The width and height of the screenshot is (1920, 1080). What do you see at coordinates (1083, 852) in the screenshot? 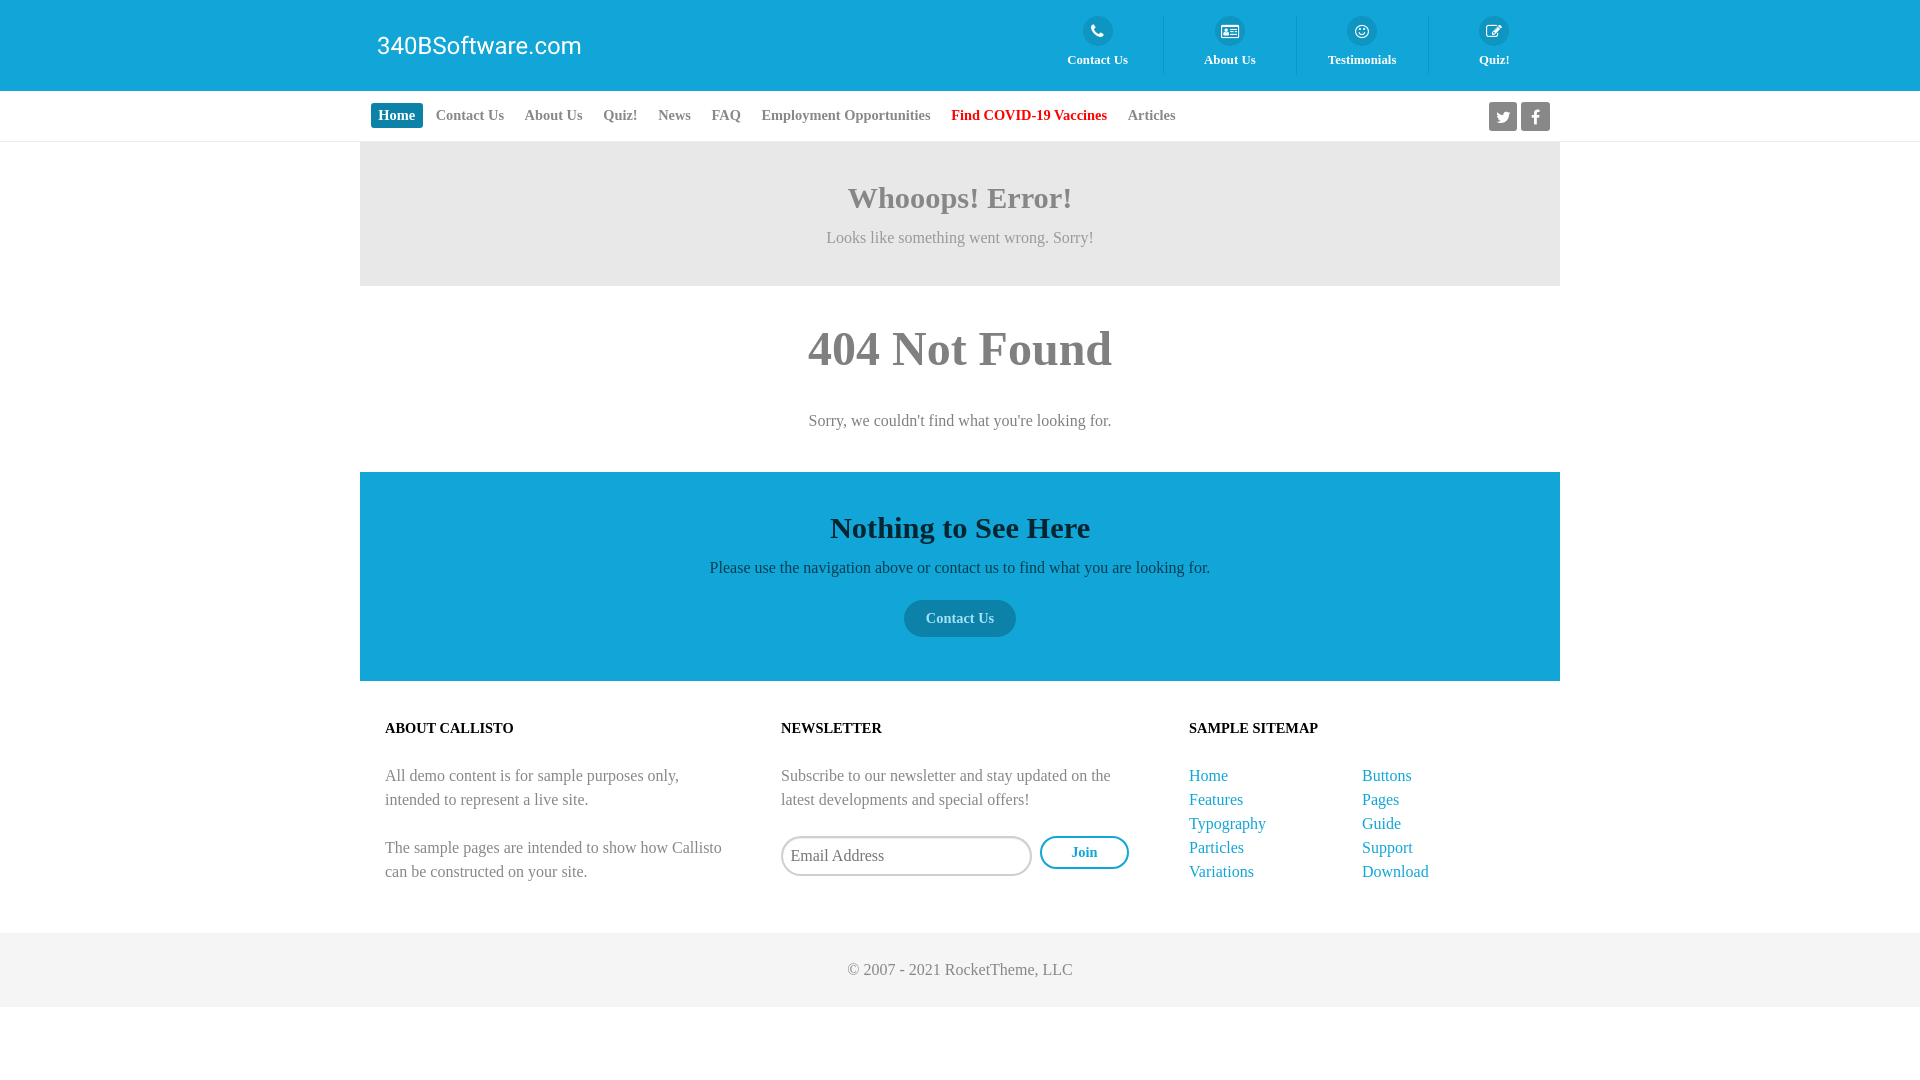
I see `'Join'` at bounding box center [1083, 852].